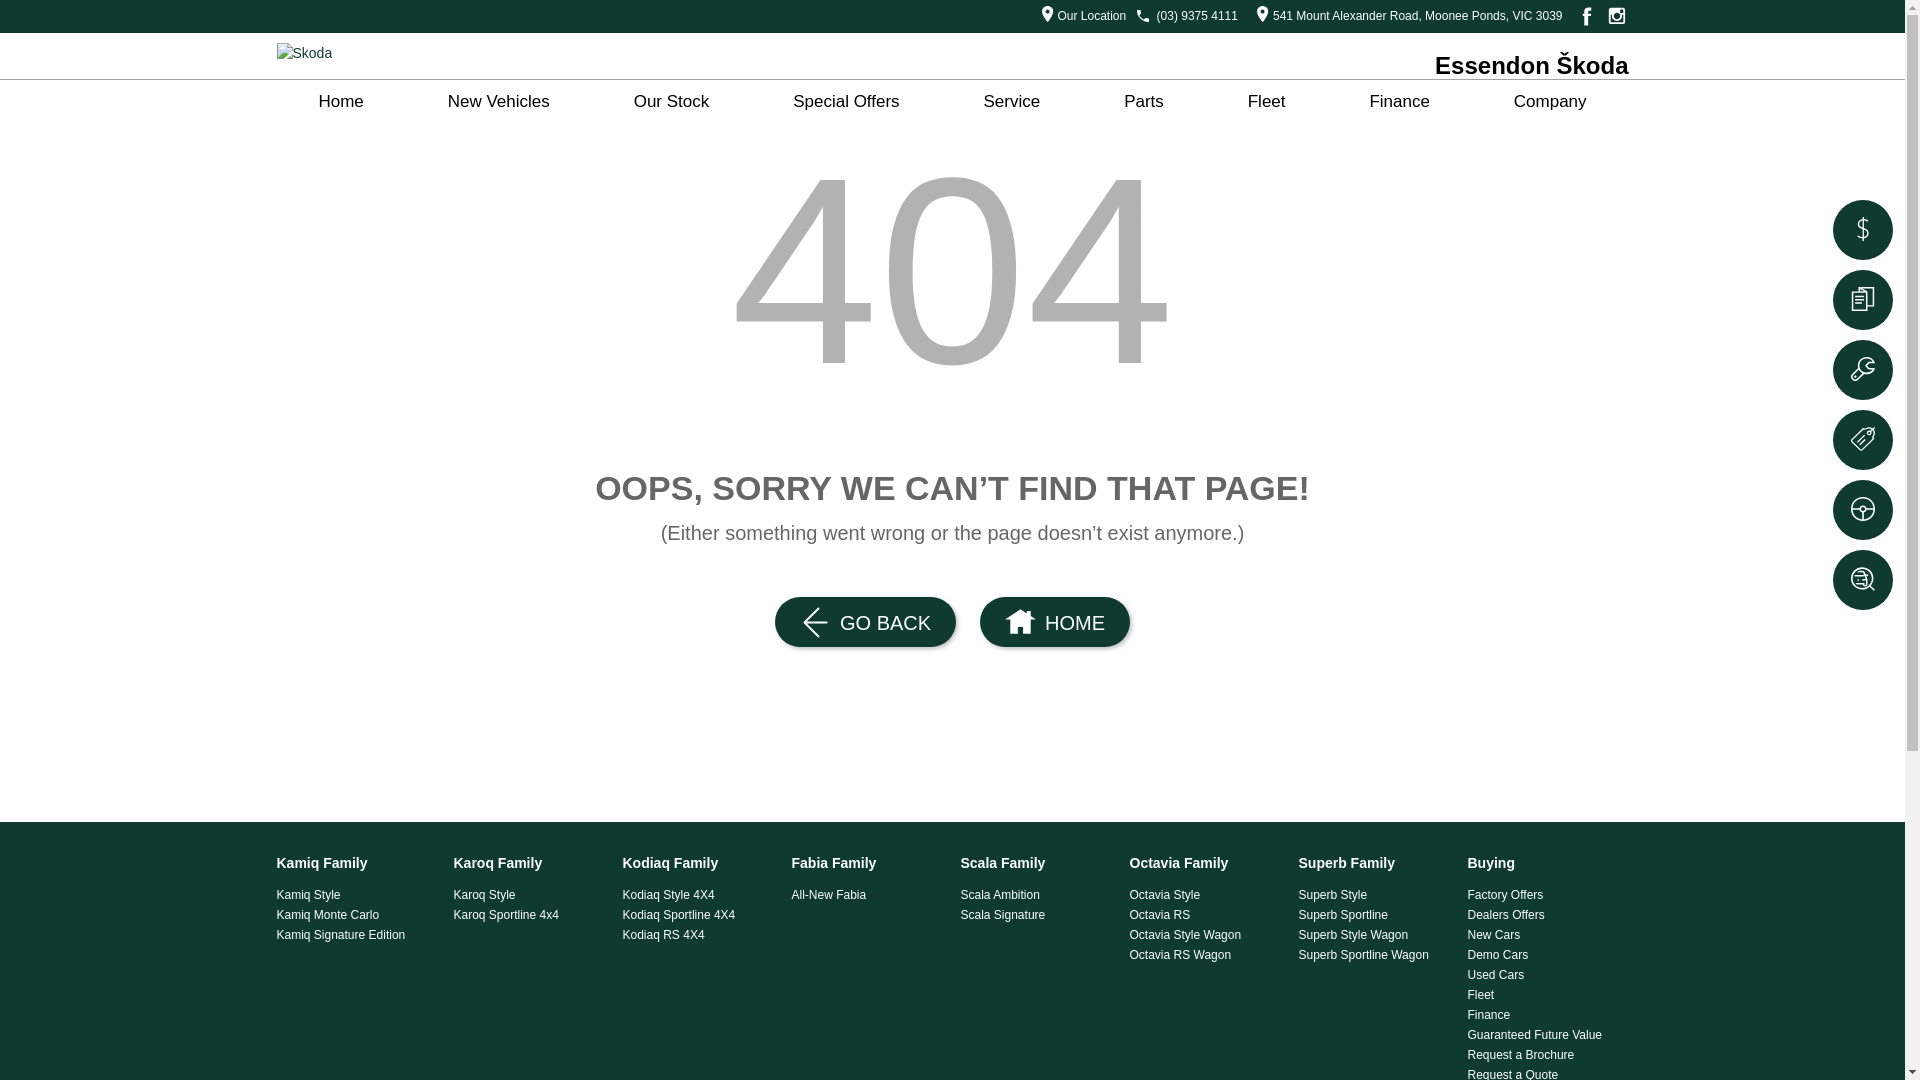 This screenshot has width=1920, height=1080. I want to click on 'Kodiaq Sportline 4X4', so click(698, 914).